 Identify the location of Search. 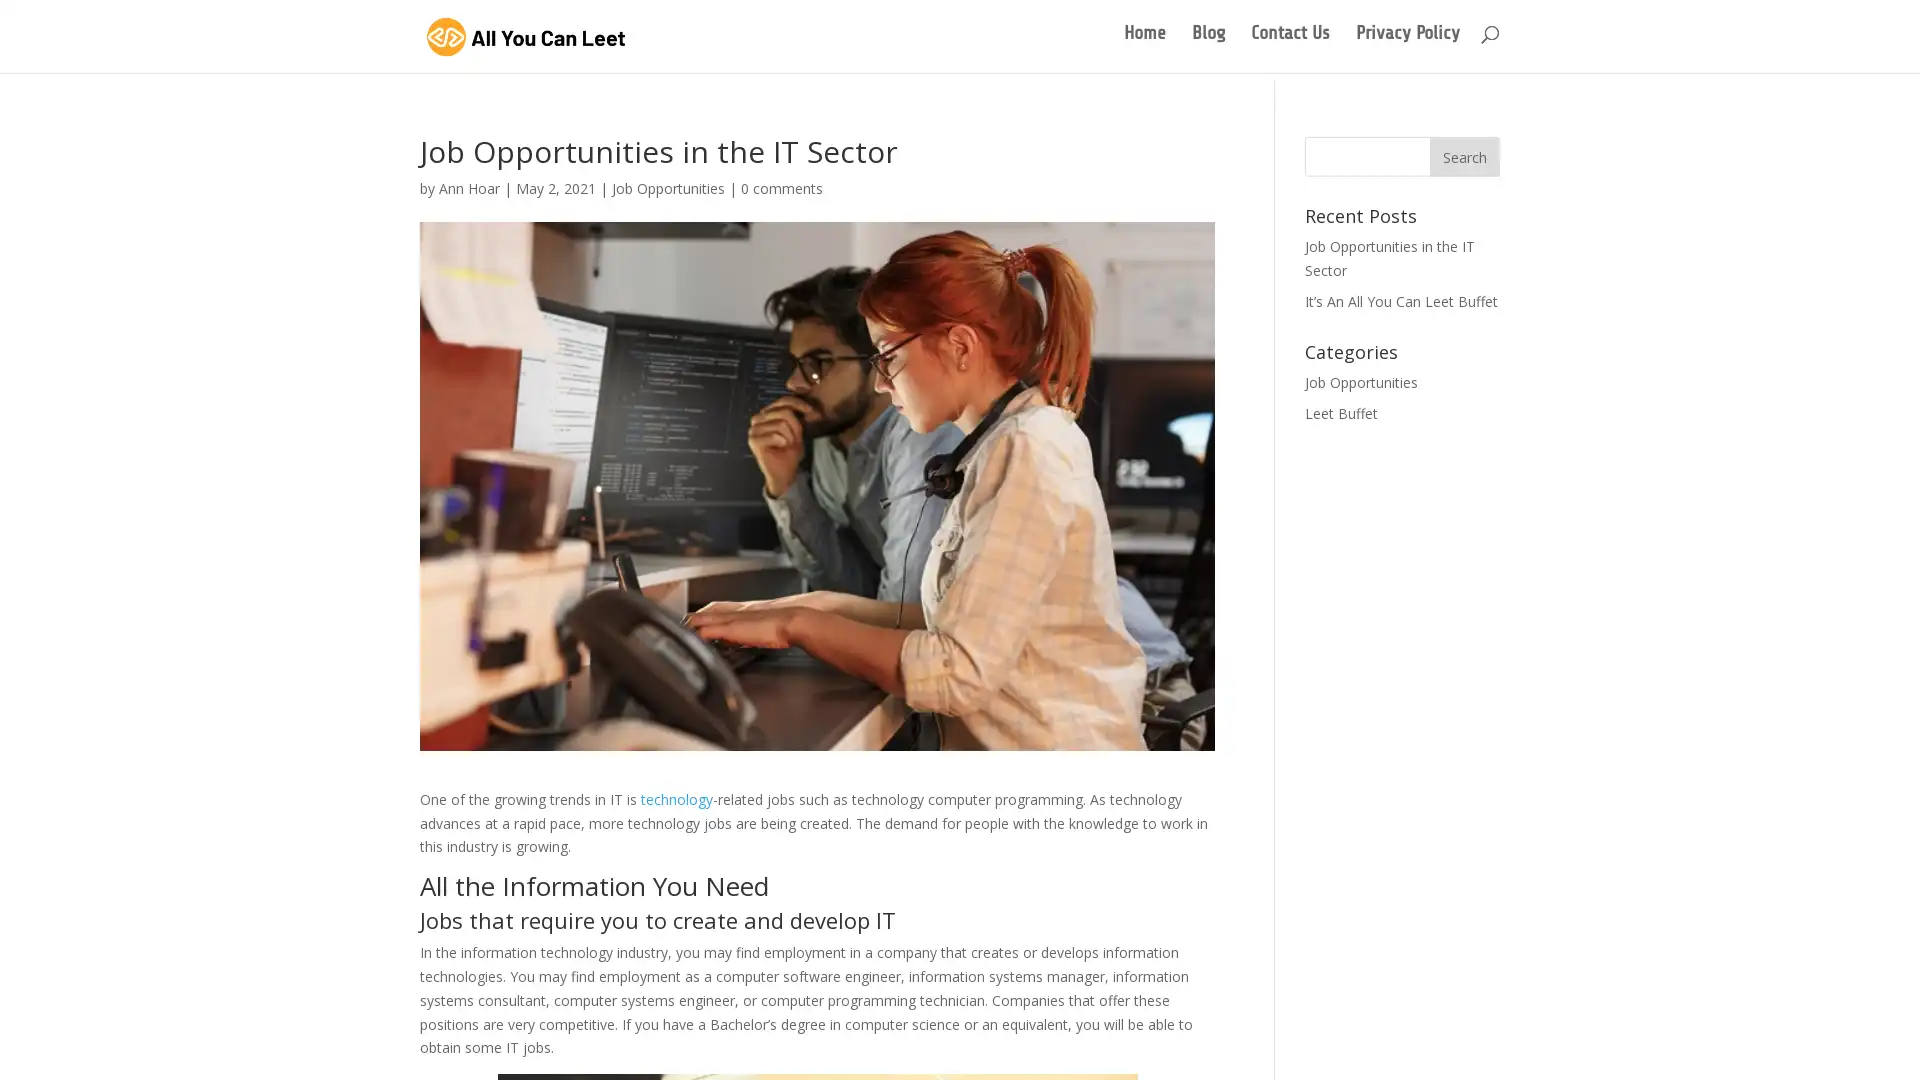
(1464, 149).